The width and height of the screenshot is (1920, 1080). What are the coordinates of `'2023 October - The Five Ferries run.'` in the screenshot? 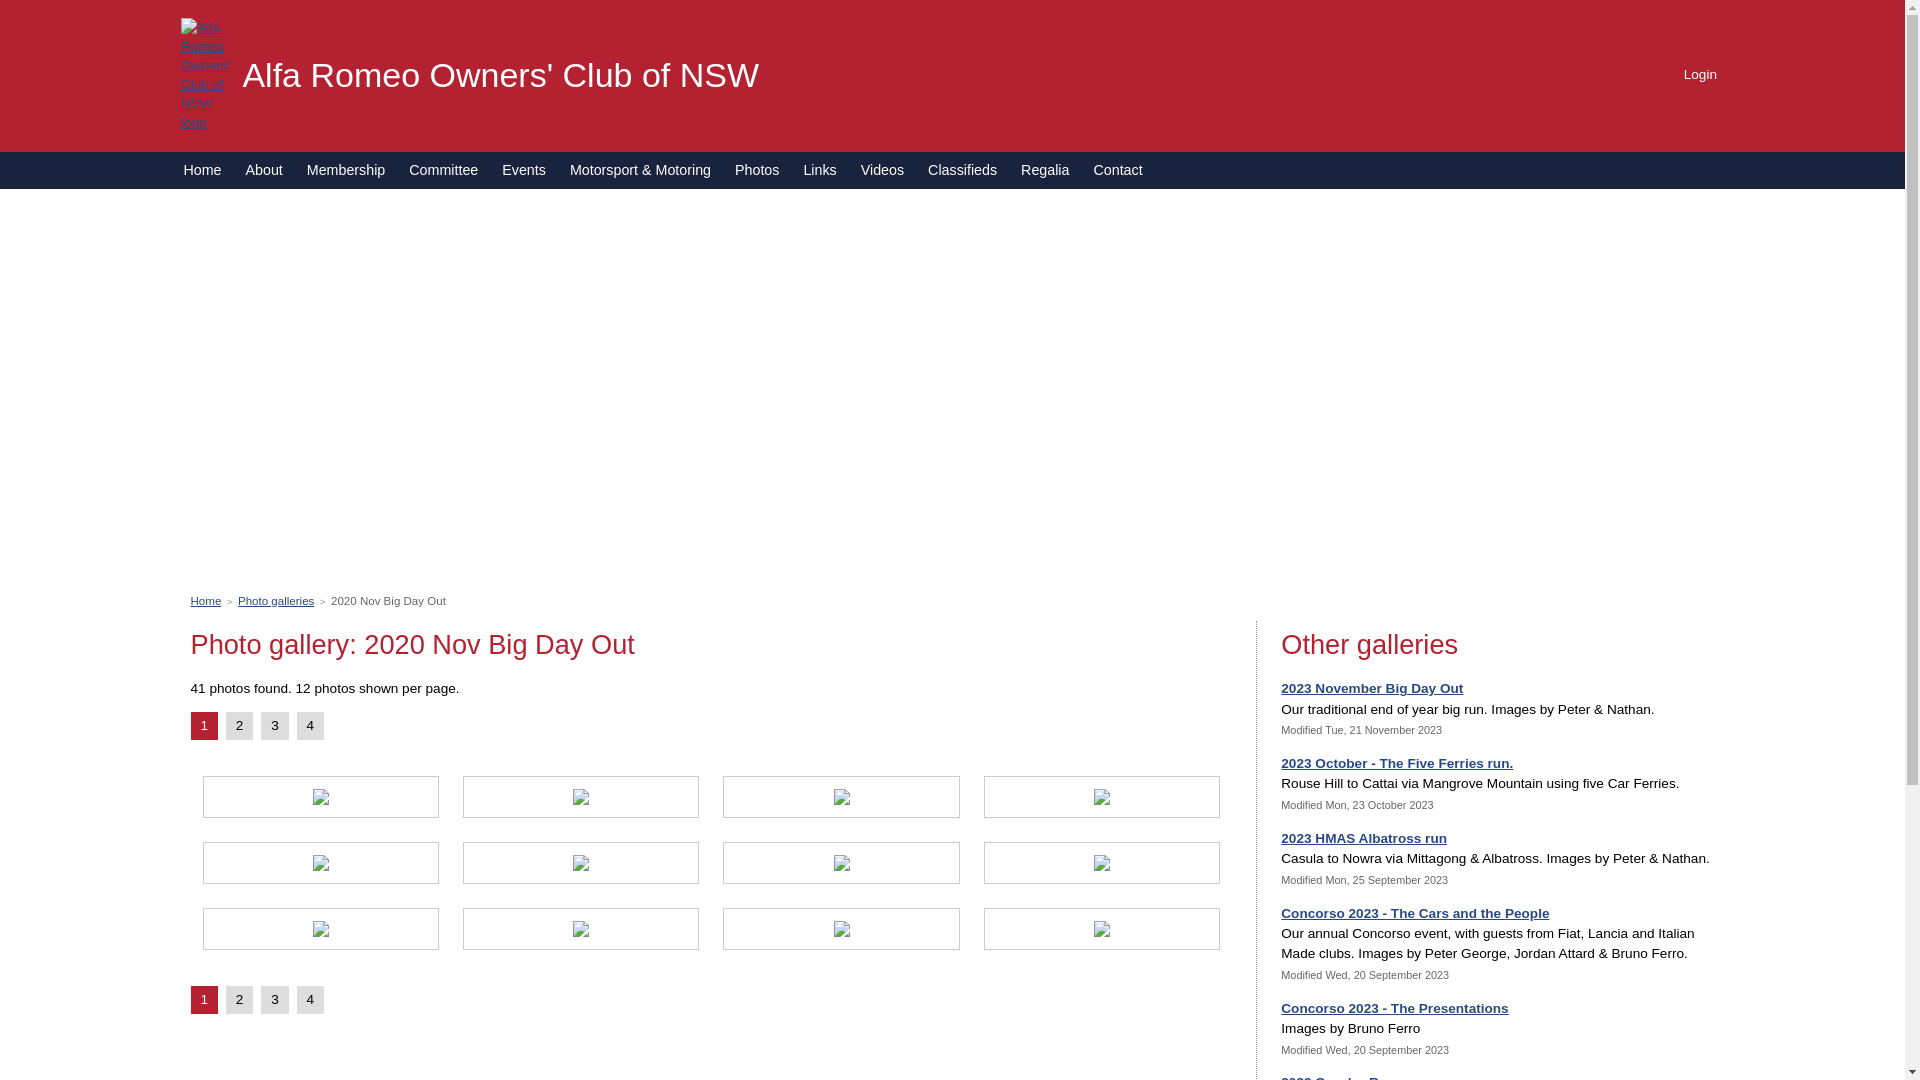 It's located at (1395, 763).